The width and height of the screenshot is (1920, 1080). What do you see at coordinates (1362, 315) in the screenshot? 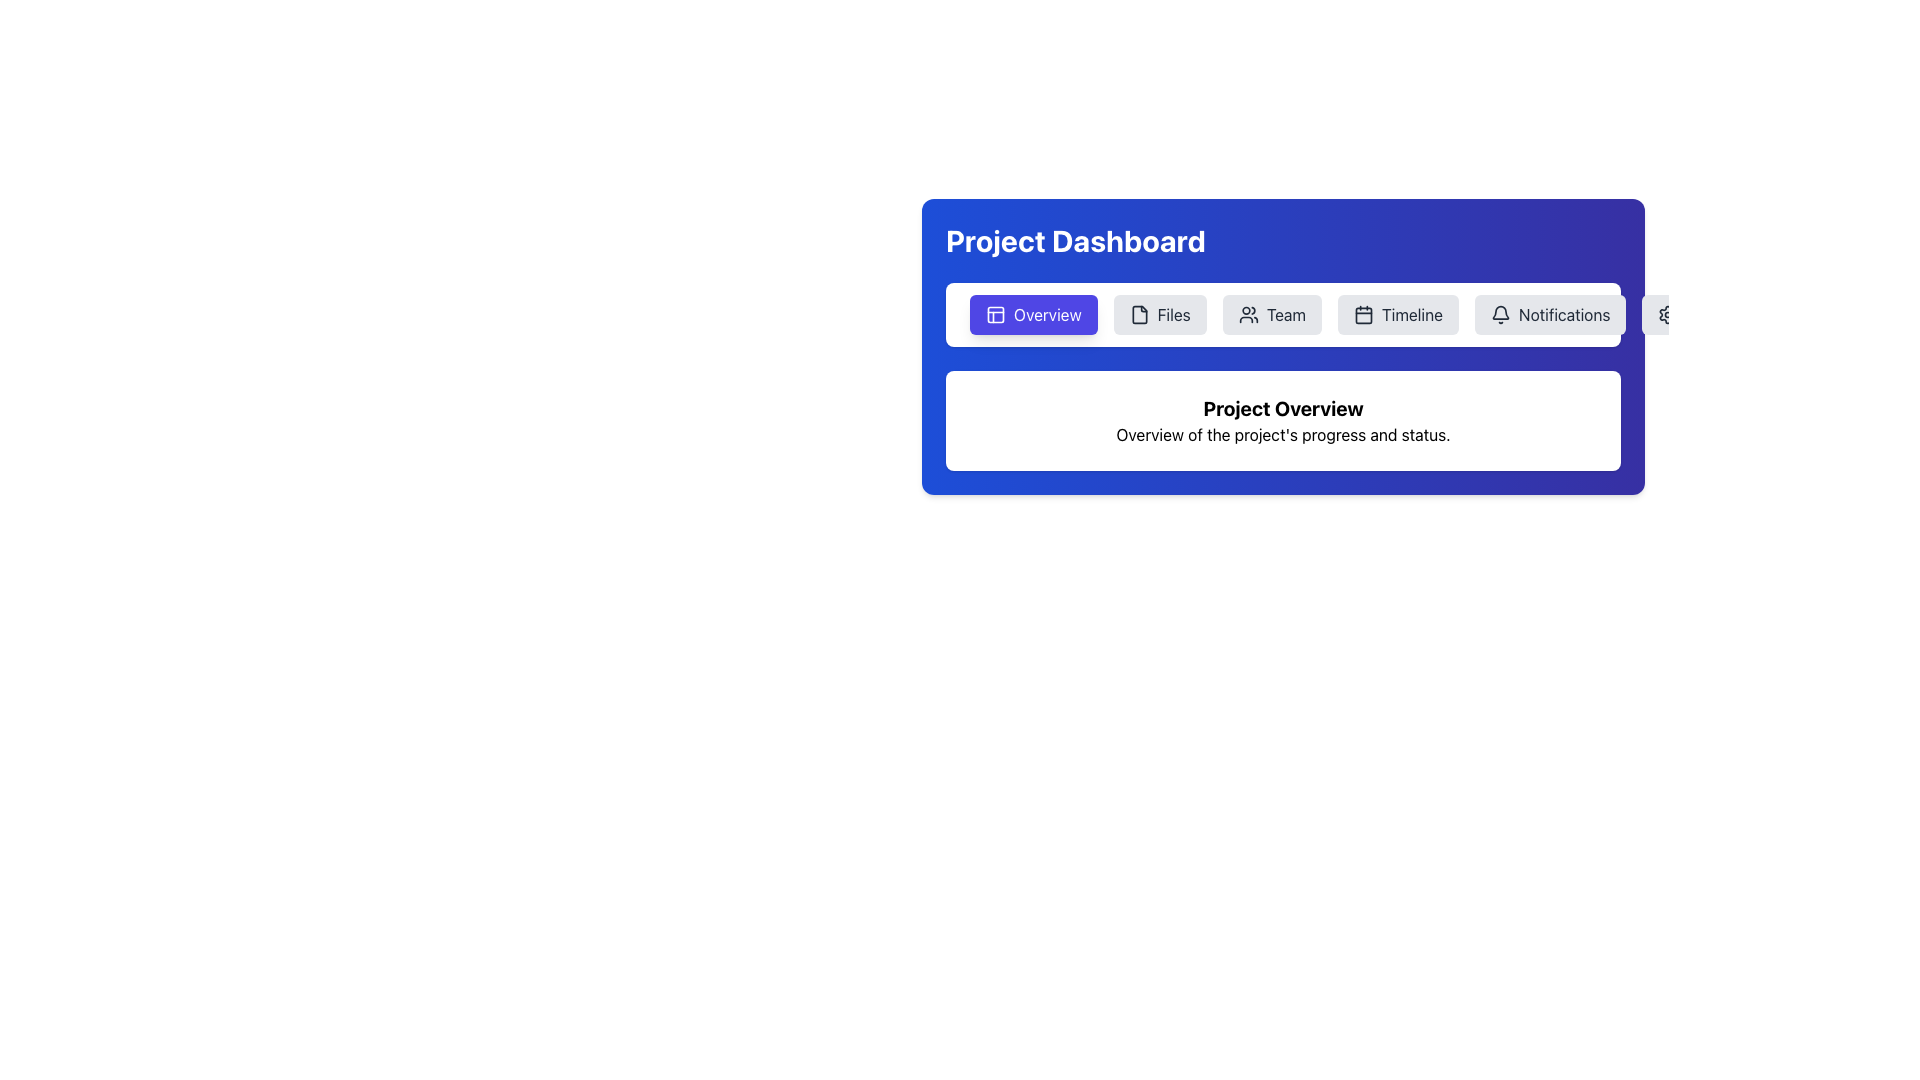
I see `the calendar icon located in the navigation bar to the left of the 'Timeline' text label` at bounding box center [1362, 315].